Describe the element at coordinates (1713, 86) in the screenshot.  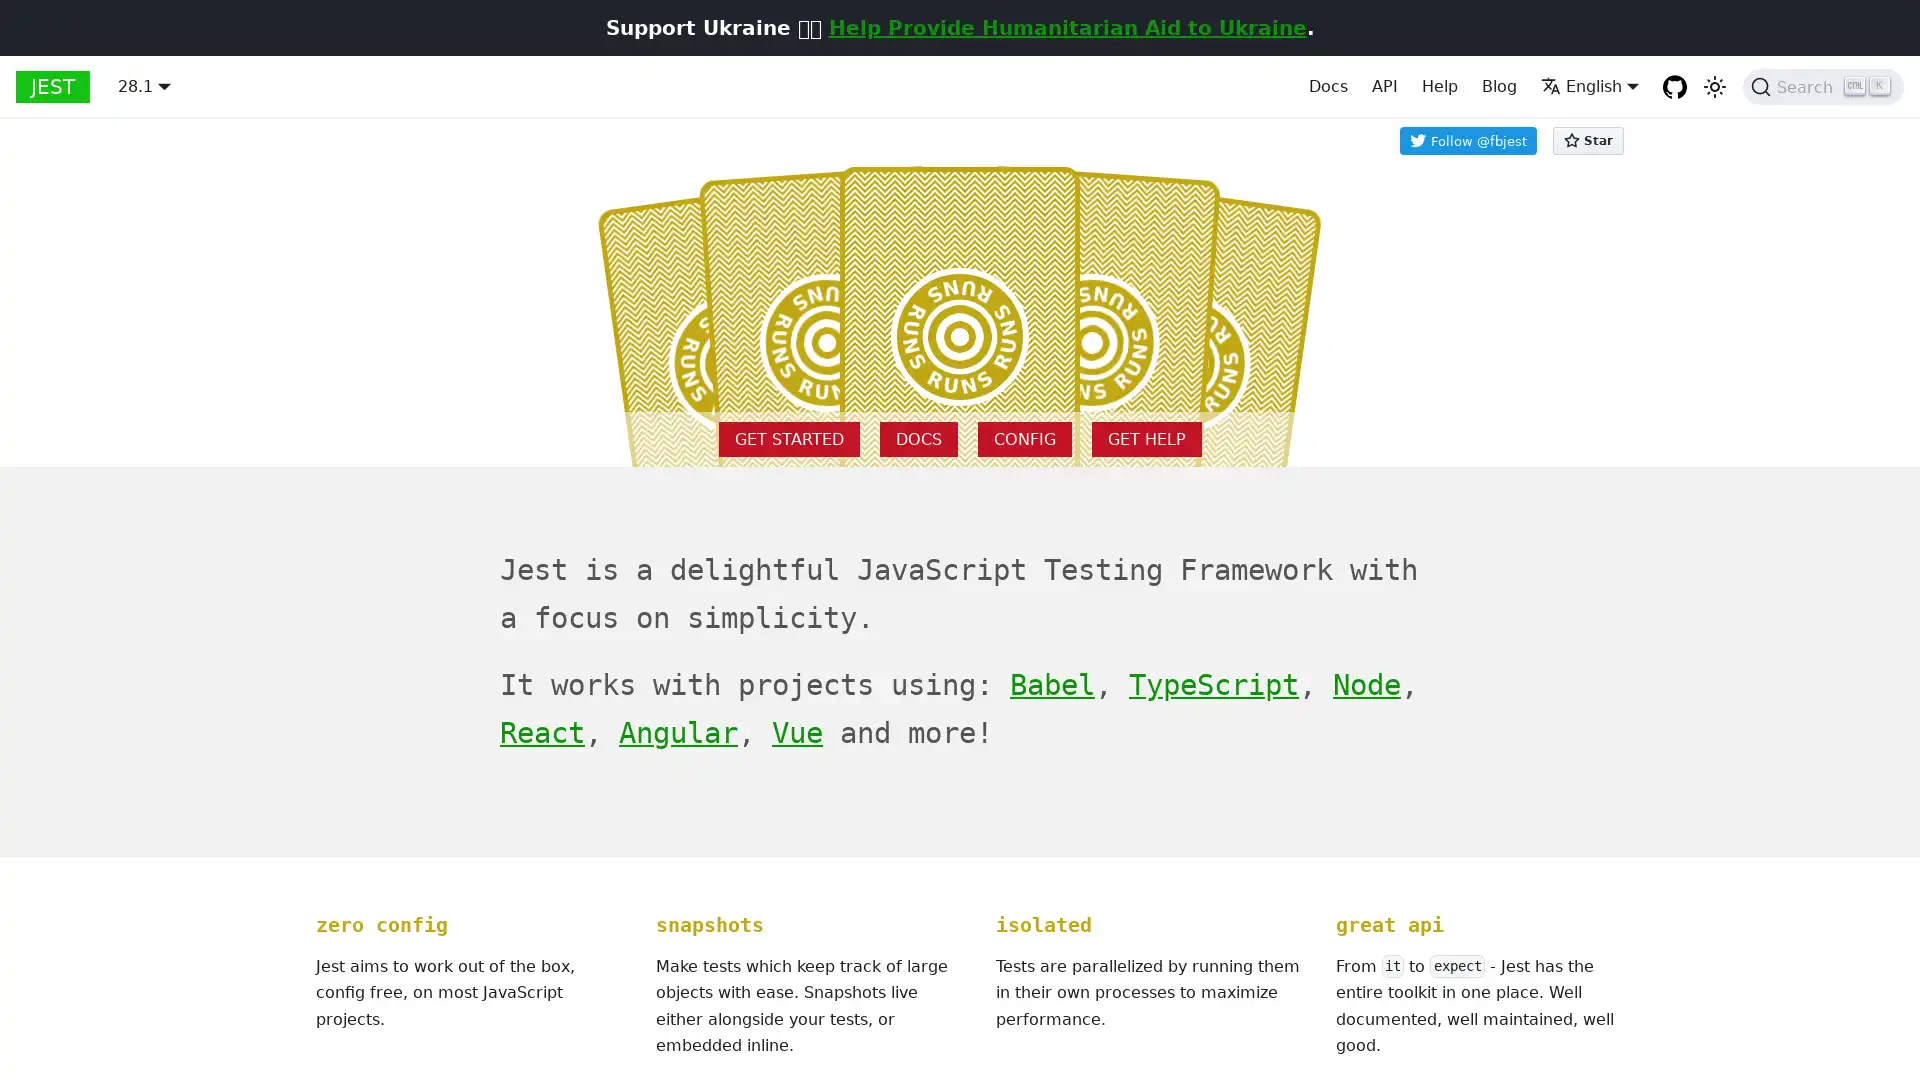
I see `Switch between dark and light mode (currently light mode)` at that location.